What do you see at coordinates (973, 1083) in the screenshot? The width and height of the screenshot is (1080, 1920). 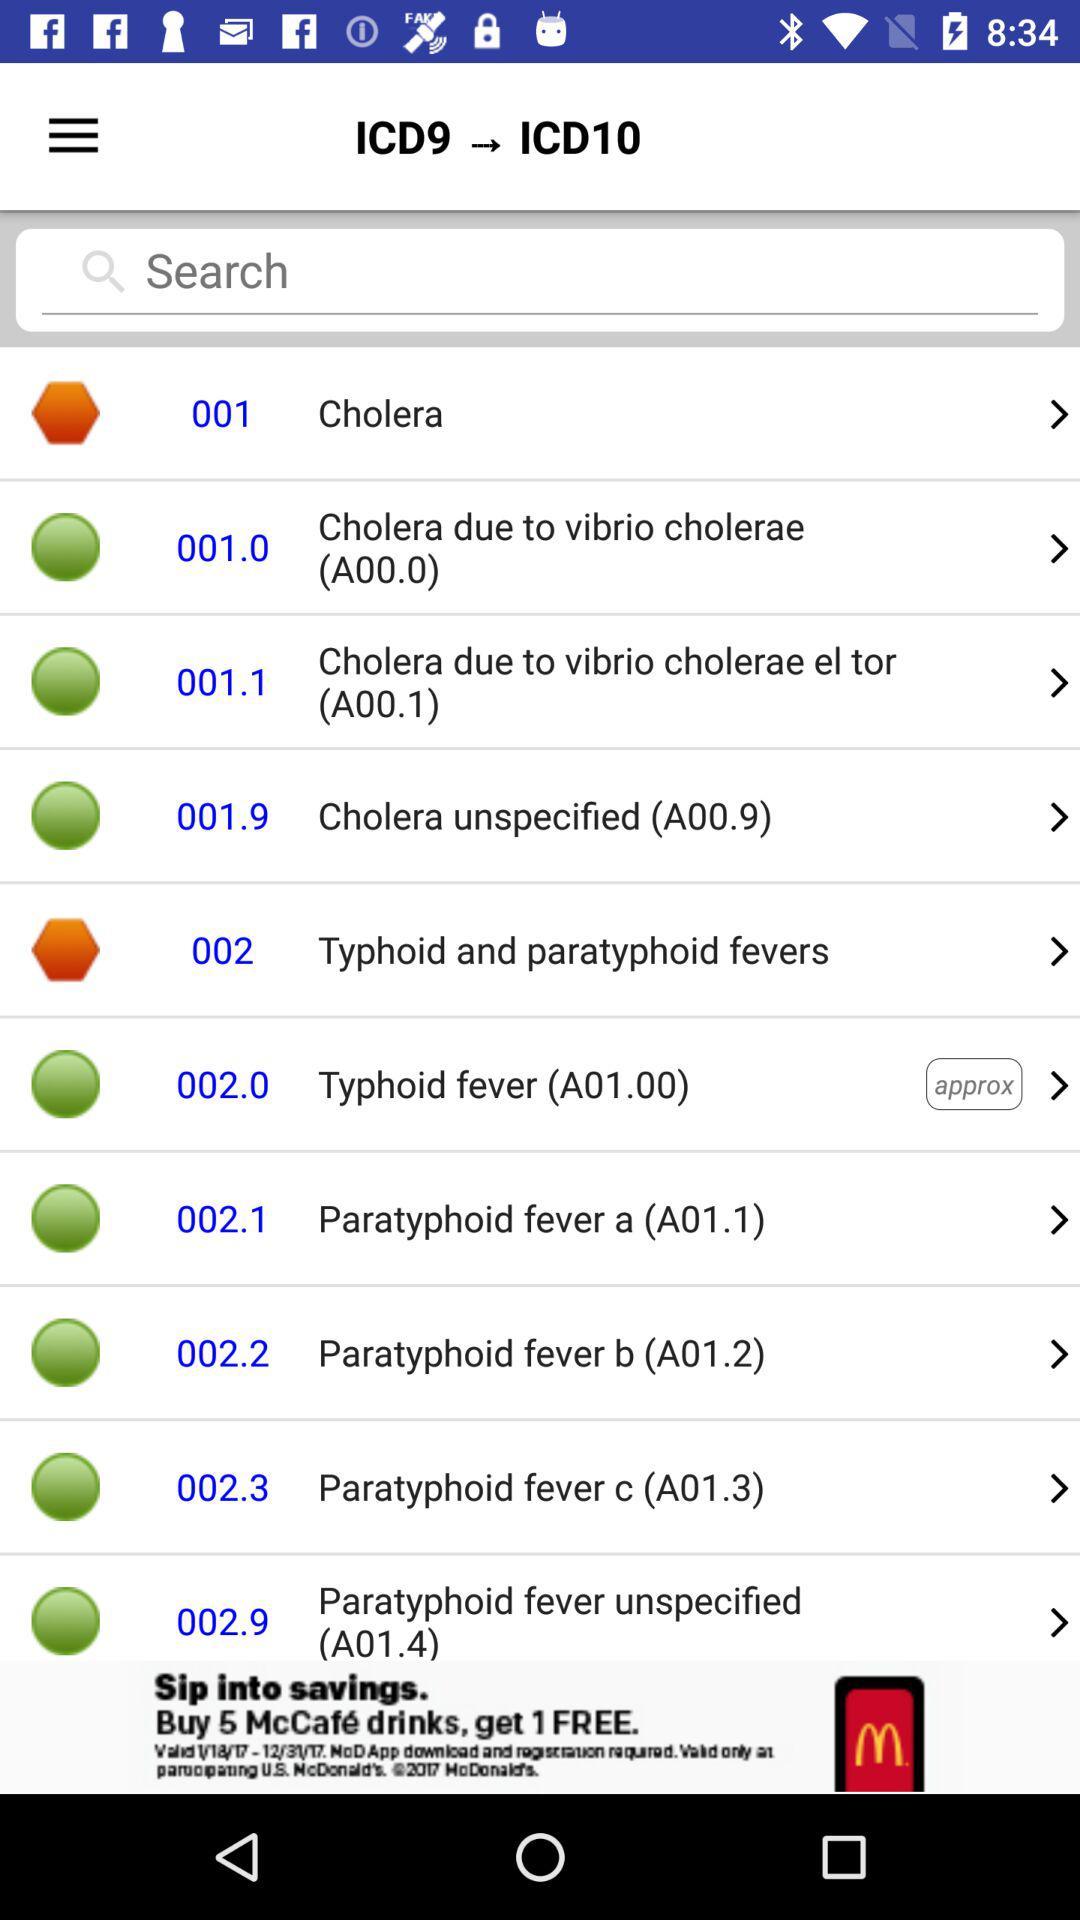 I see `the approx` at bounding box center [973, 1083].